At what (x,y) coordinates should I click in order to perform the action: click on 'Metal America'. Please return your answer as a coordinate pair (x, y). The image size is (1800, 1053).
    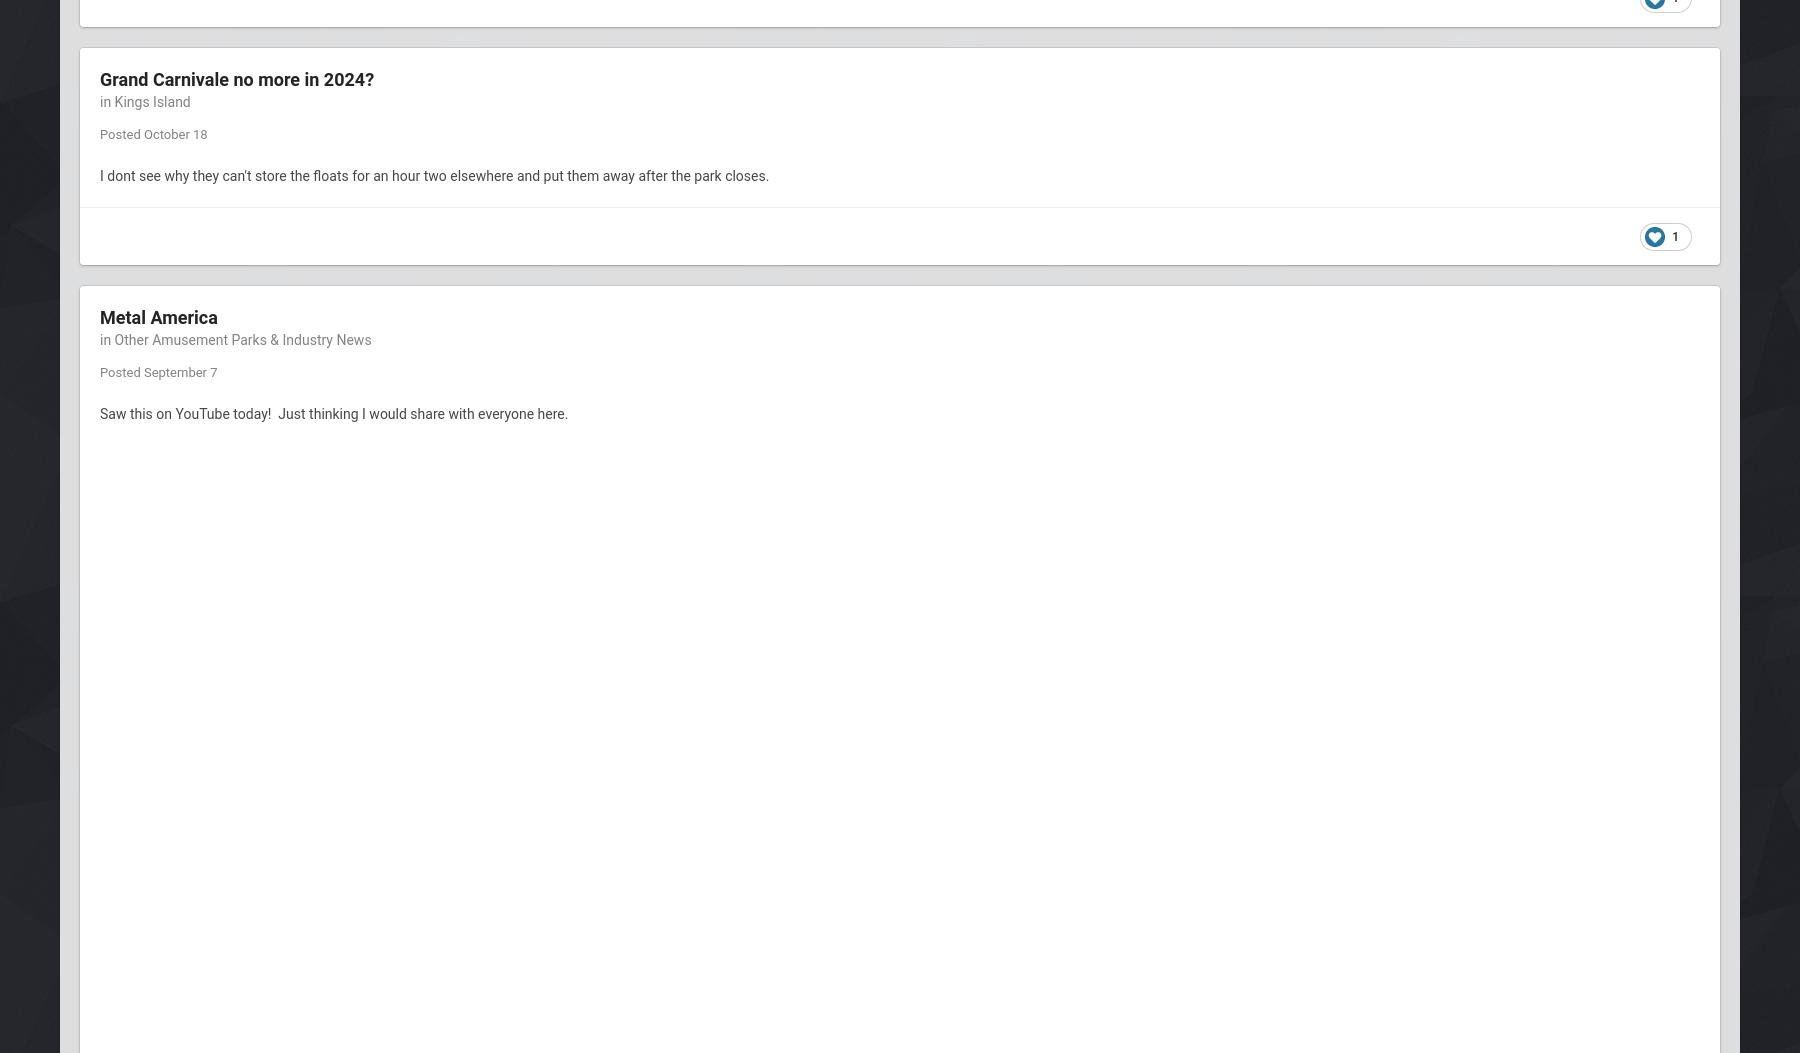
    Looking at the image, I should click on (158, 317).